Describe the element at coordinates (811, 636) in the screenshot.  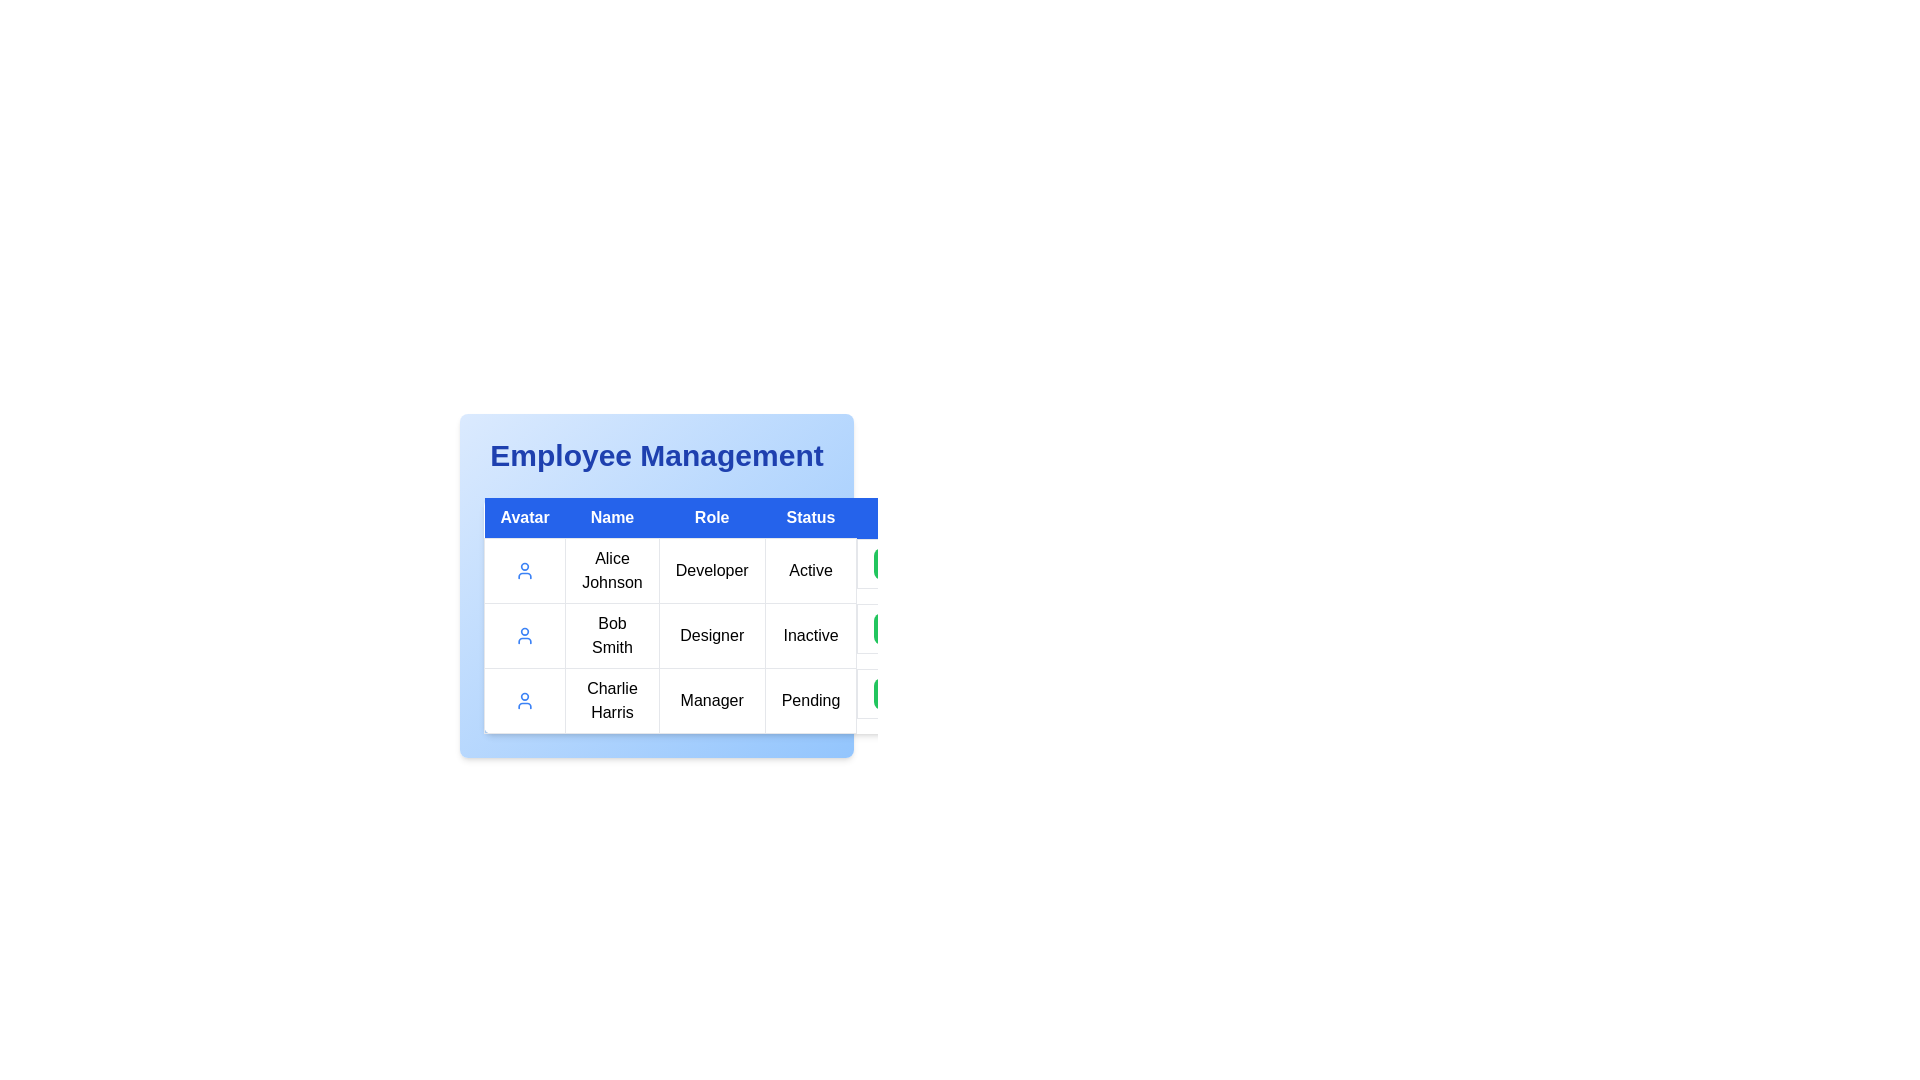
I see `status displayed in the text box located in the second row, fourth column of the 'Employee Management' table, which shows 'Inactive'` at that location.